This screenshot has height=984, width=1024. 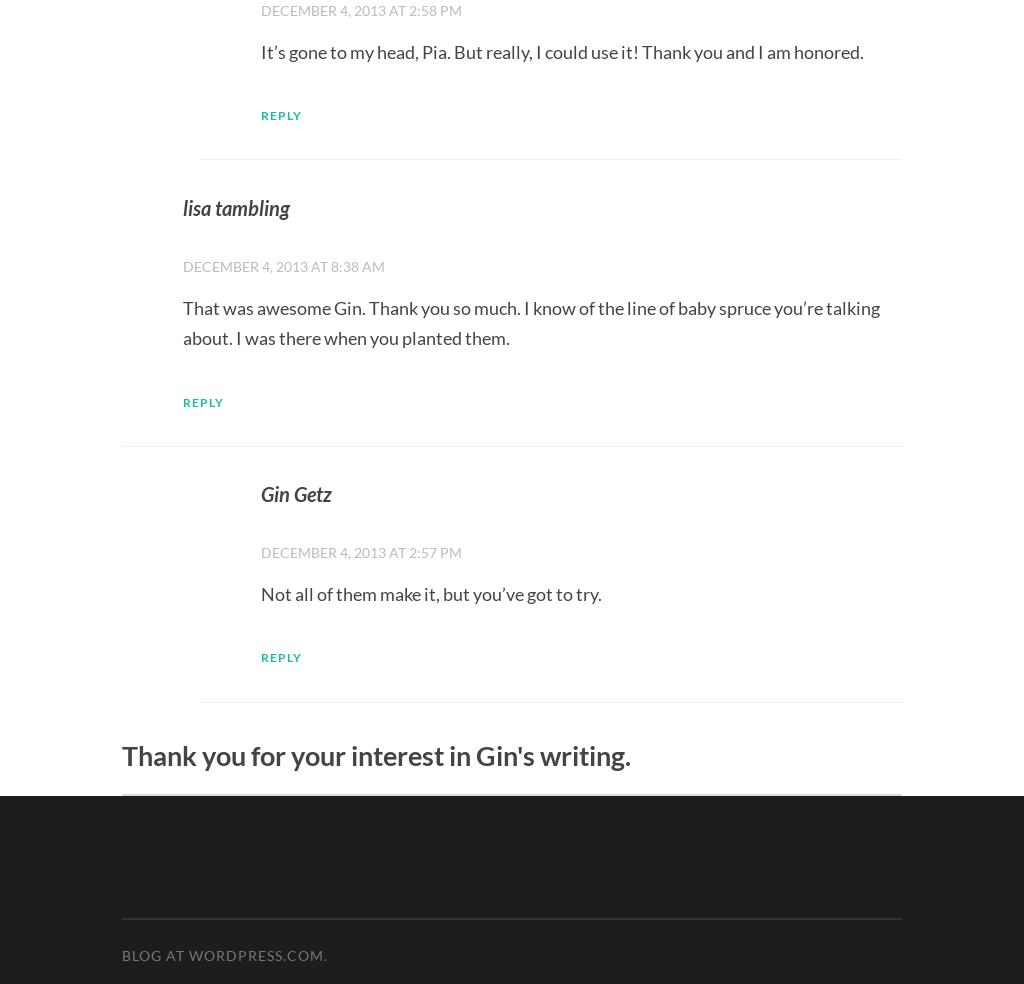 What do you see at coordinates (361, 551) in the screenshot?
I see `'December 4, 2013 at 2:57 pm'` at bounding box center [361, 551].